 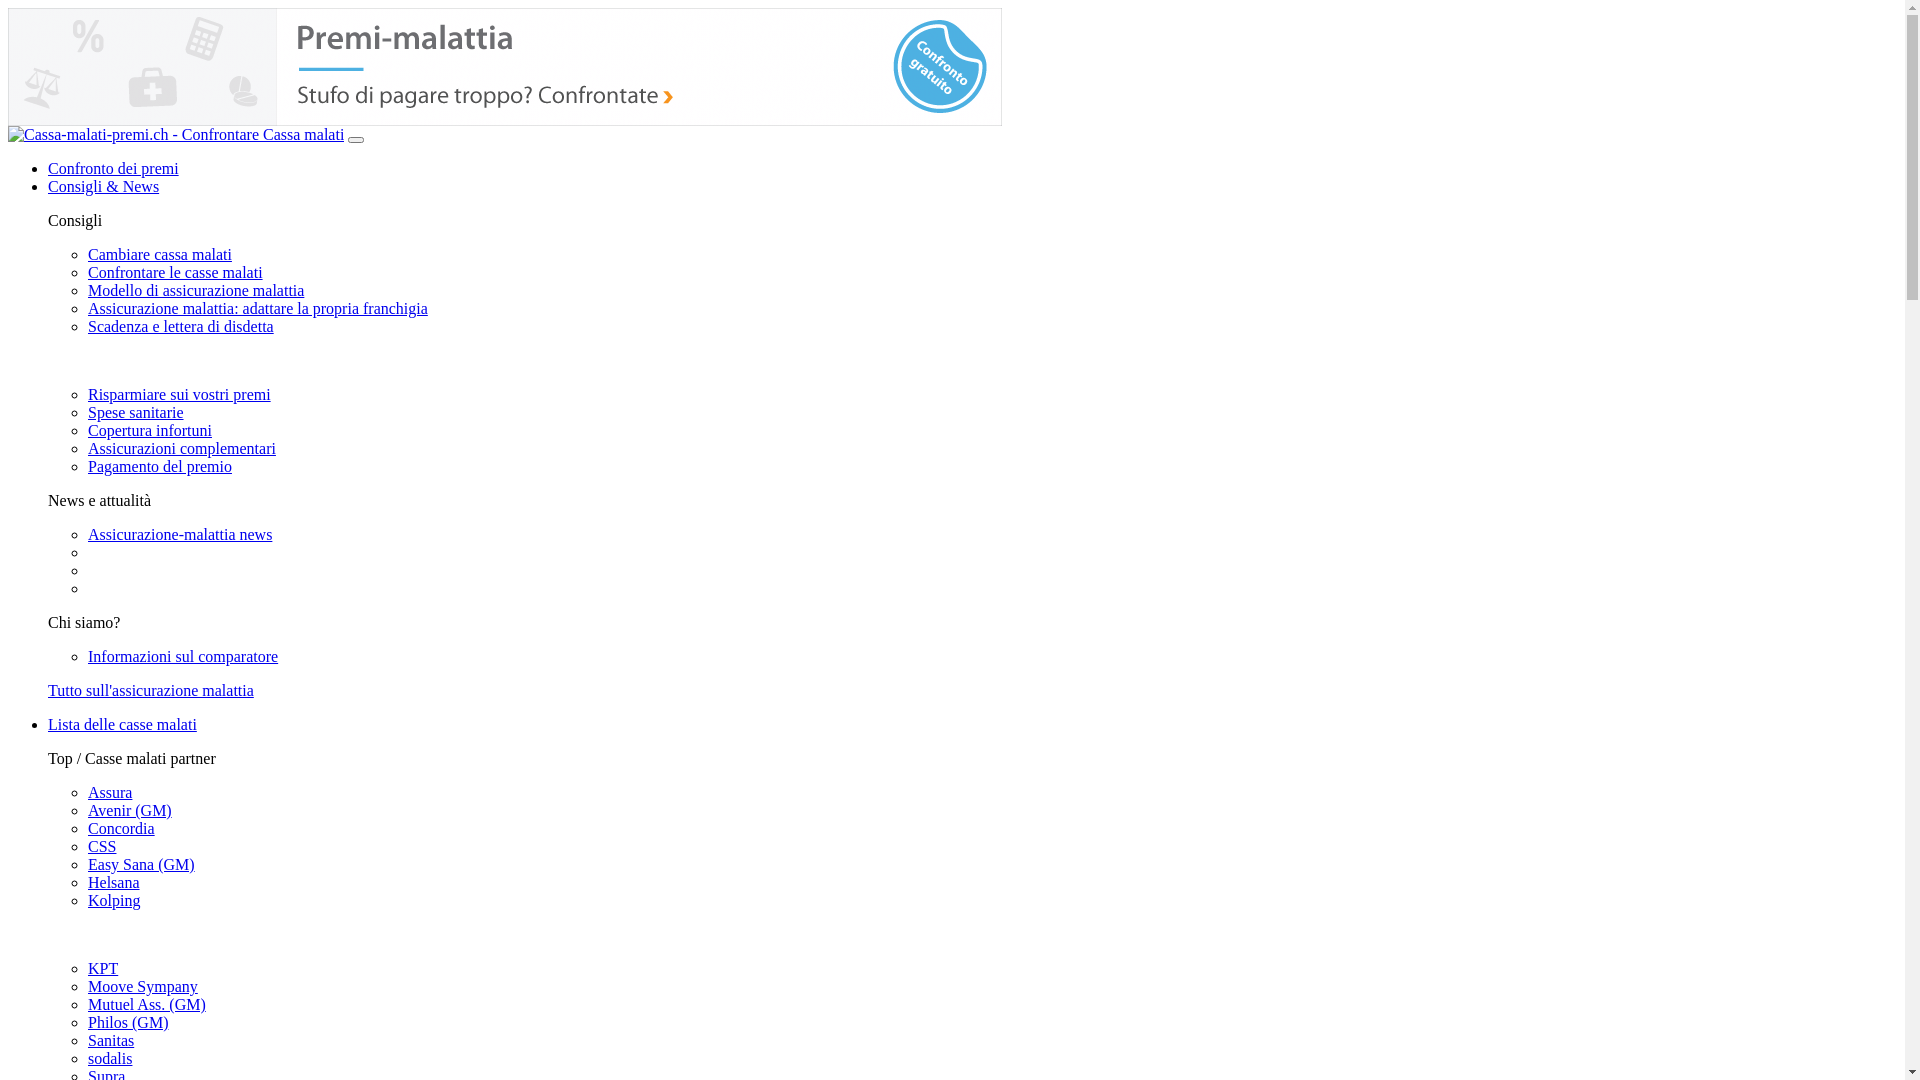 What do you see at coordinates (158, 253) in the screenshot?
I see `'Cambiare cassa malati'` at bounding box center [158, 253].